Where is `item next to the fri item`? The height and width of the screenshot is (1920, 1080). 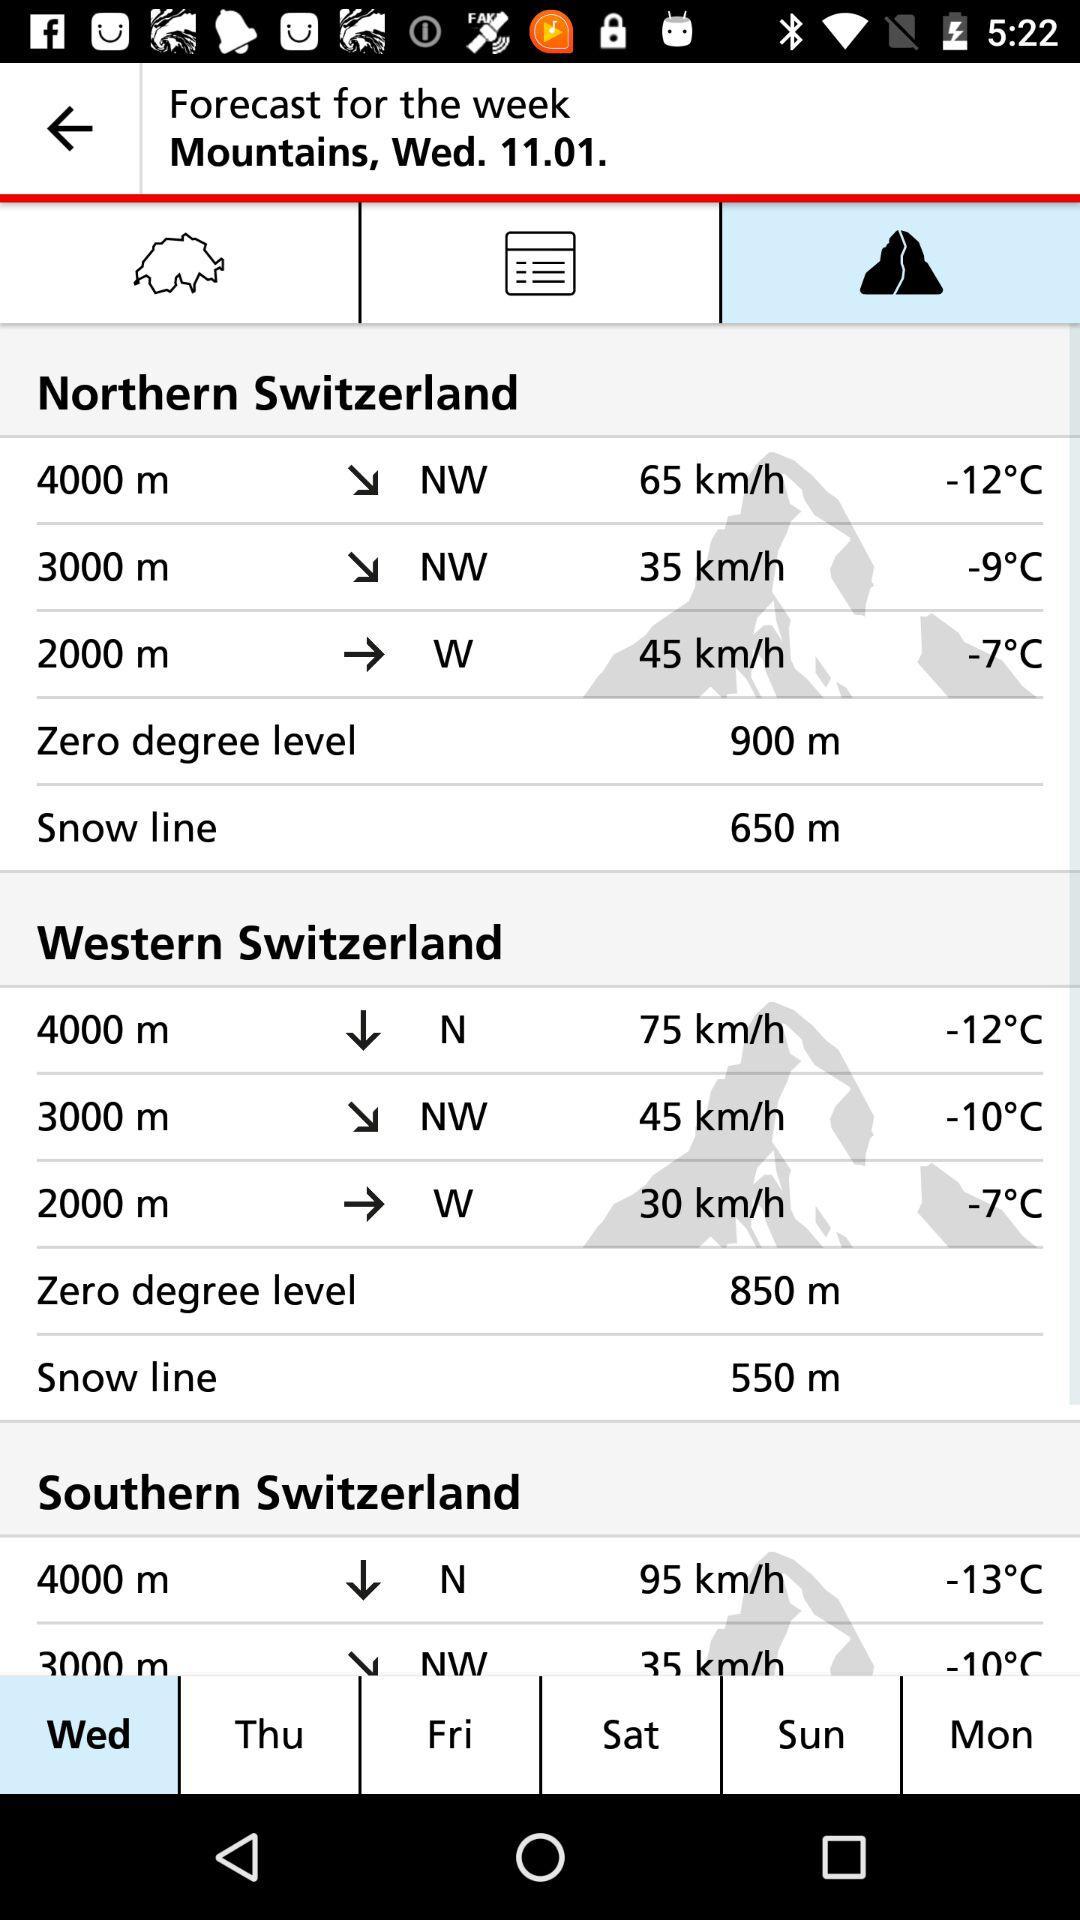 item next to the fri item is located at coordinates (631, 1734).